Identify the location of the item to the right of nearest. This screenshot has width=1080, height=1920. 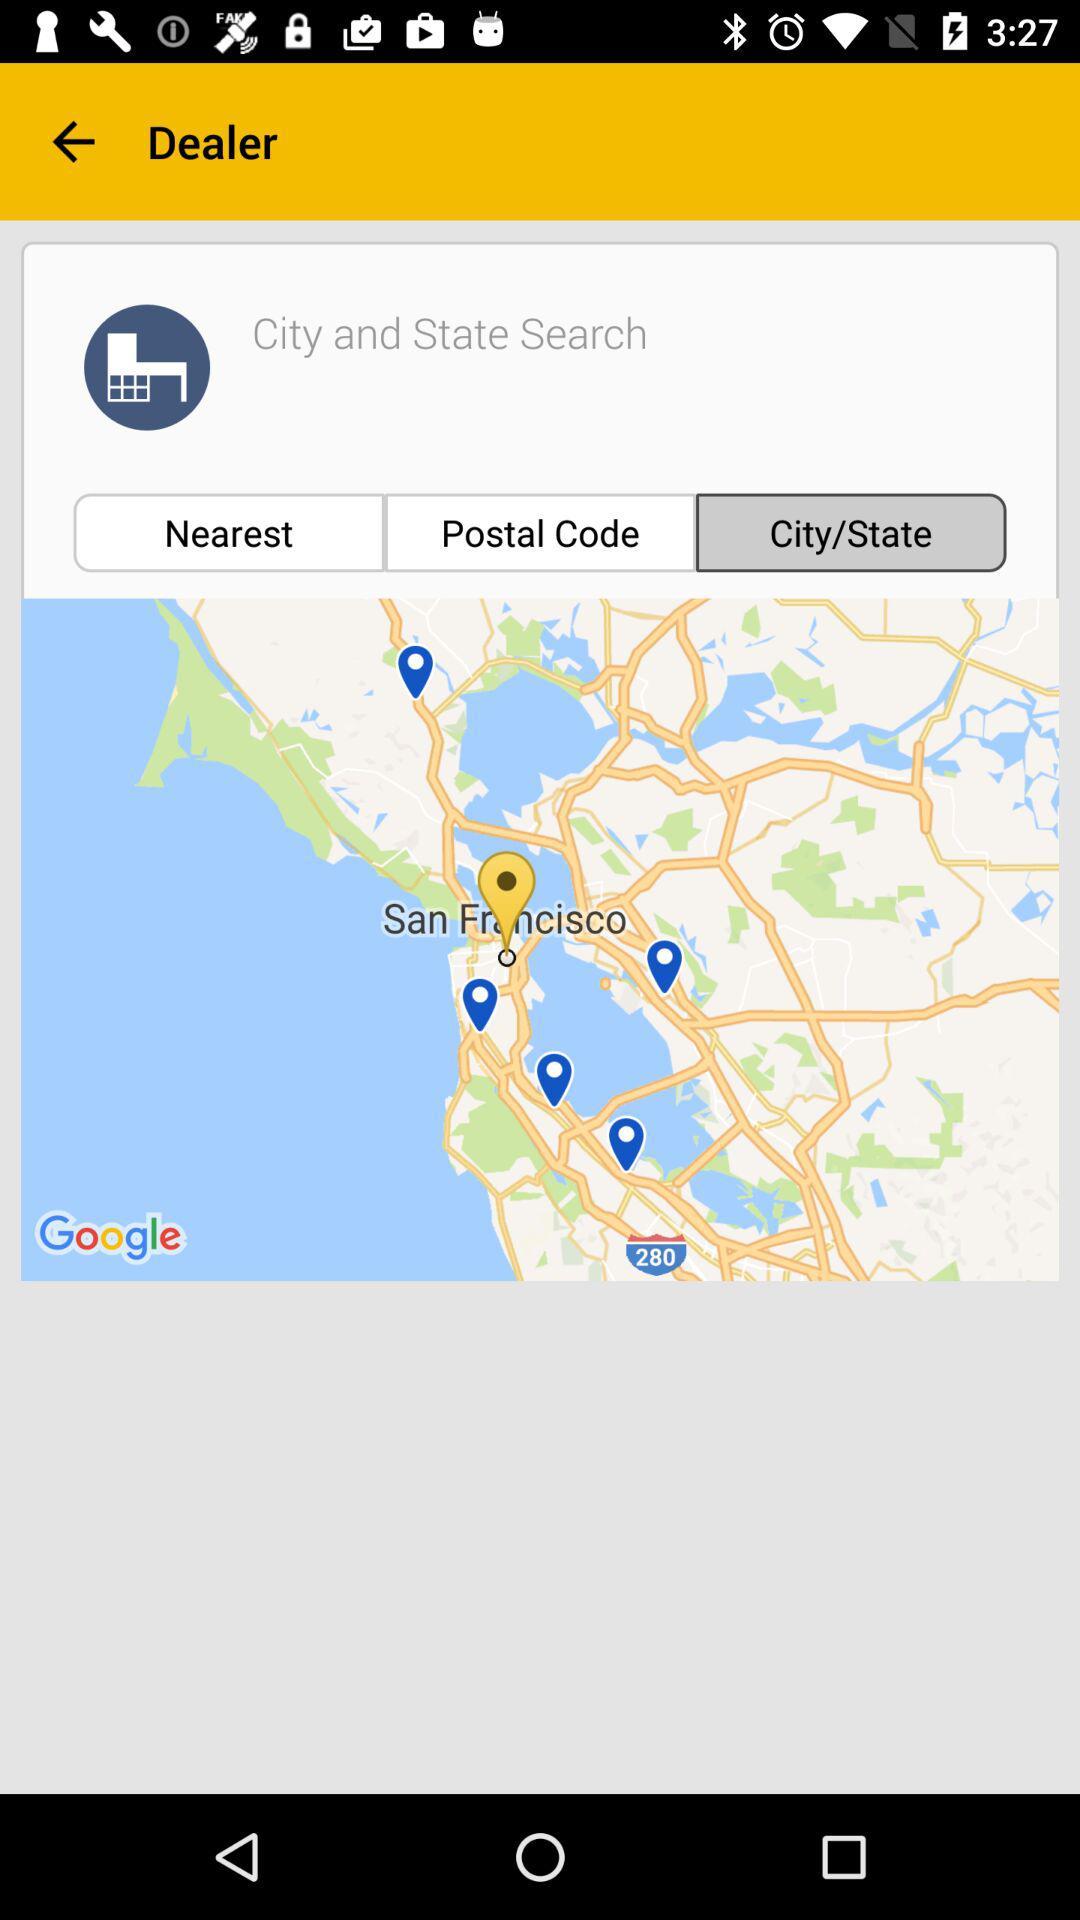
(540, 532).